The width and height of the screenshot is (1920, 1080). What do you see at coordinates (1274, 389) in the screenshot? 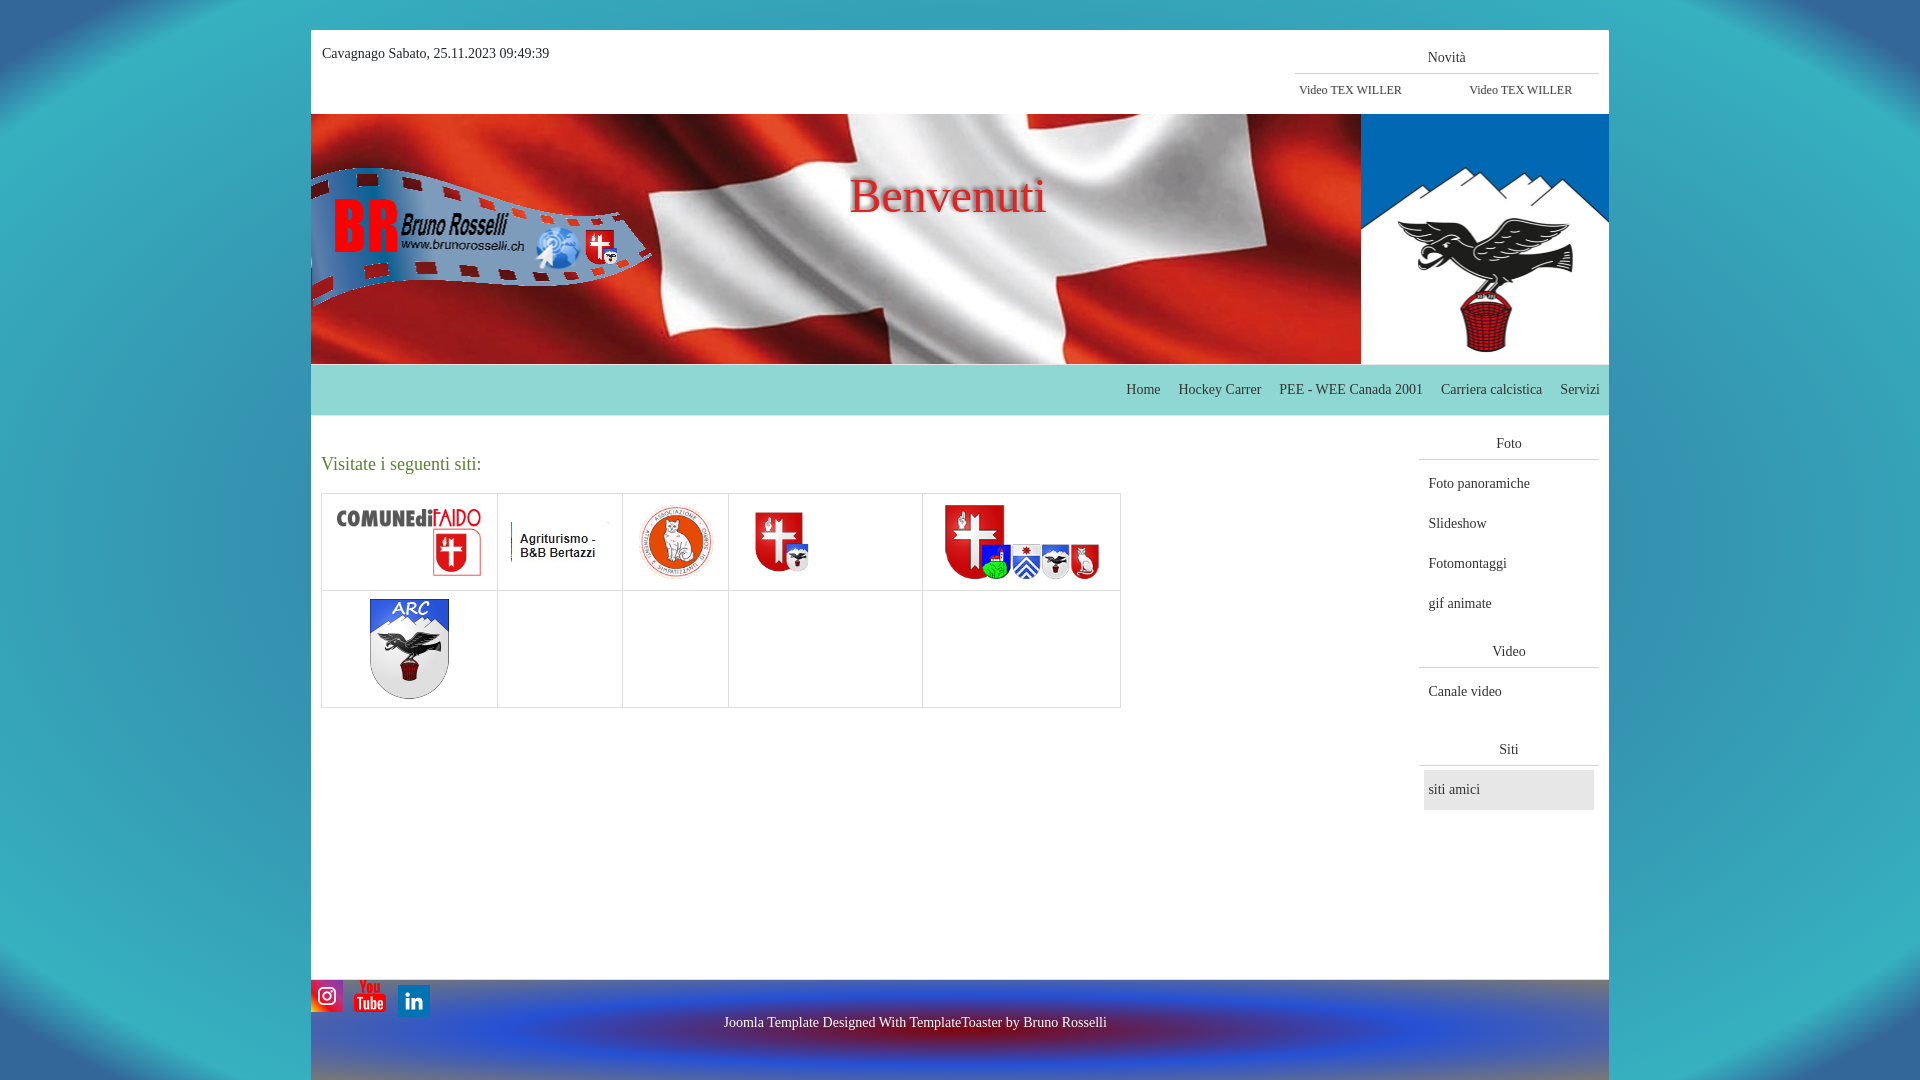
I see `'PEE - WEE Canada 2001'` at bounding box center [1274, 389].